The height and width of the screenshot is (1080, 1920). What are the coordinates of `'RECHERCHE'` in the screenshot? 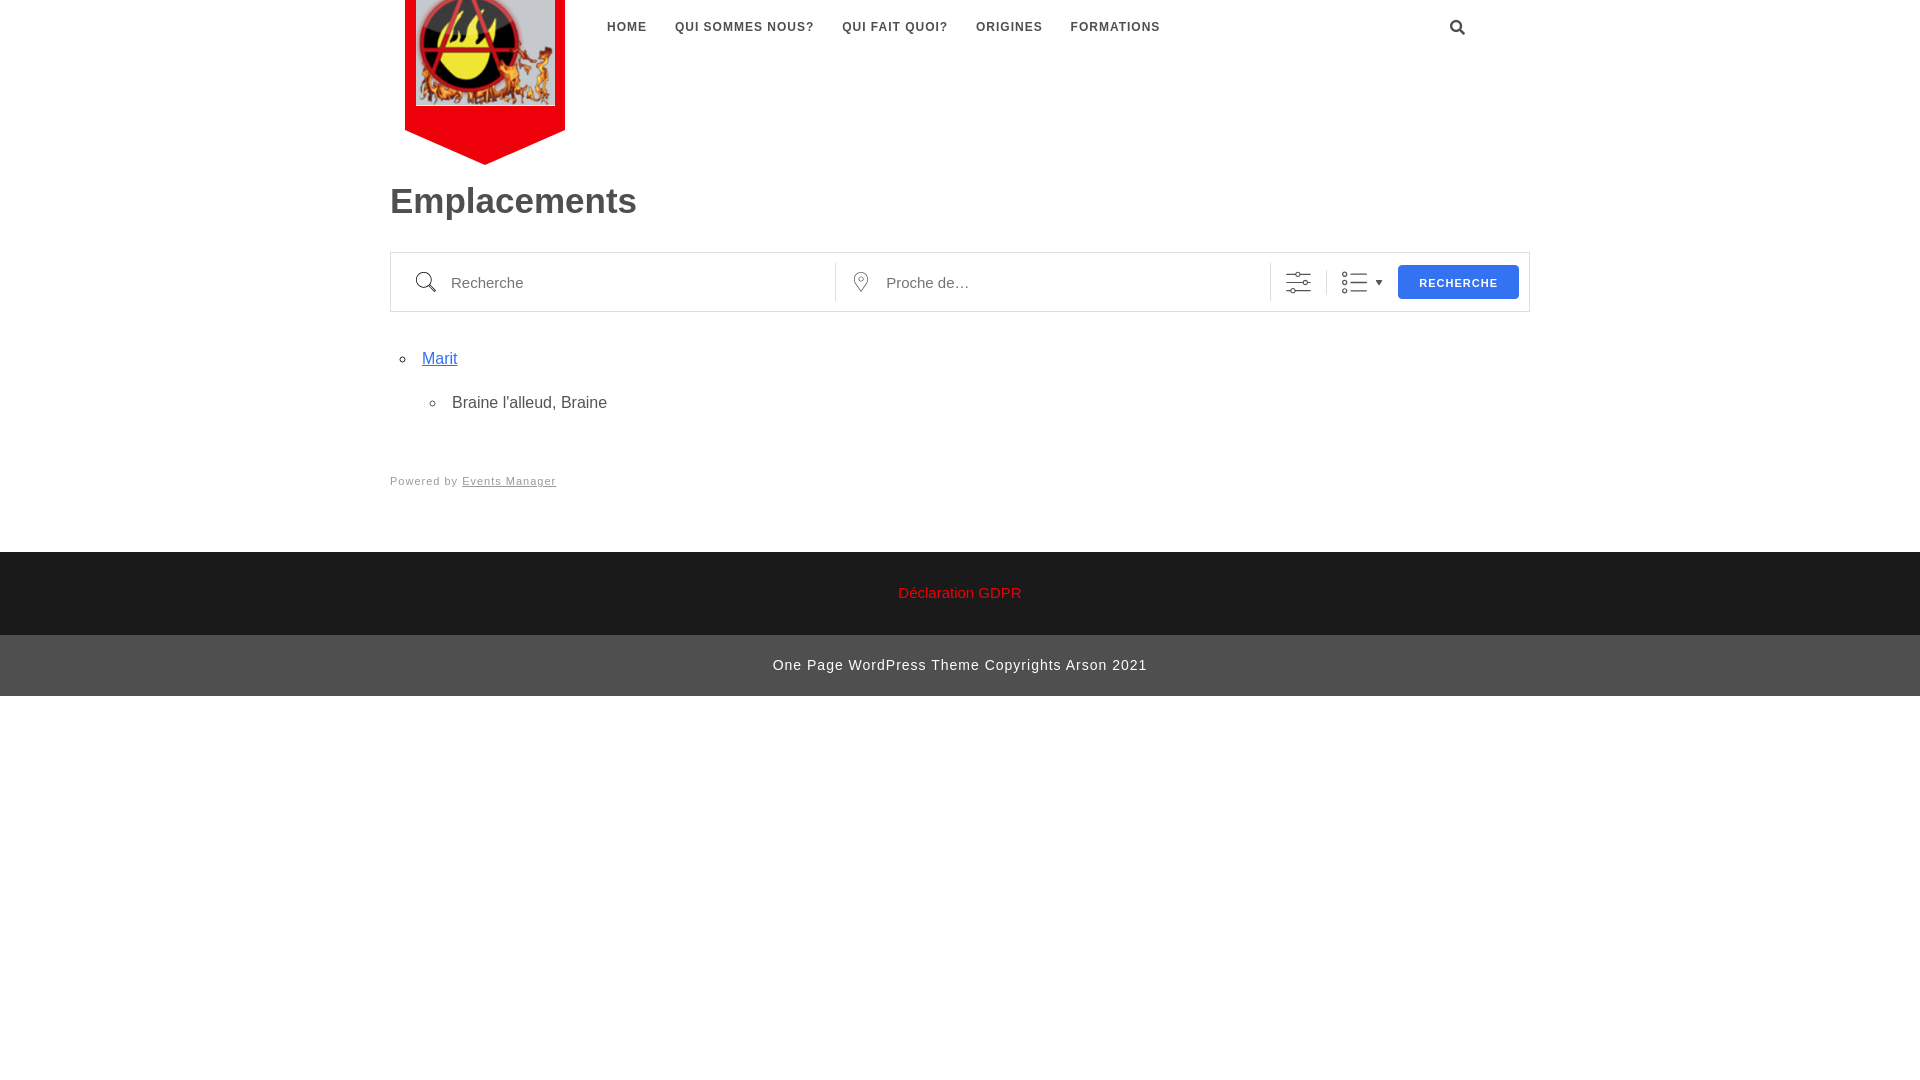 It's located at (1458, 281).